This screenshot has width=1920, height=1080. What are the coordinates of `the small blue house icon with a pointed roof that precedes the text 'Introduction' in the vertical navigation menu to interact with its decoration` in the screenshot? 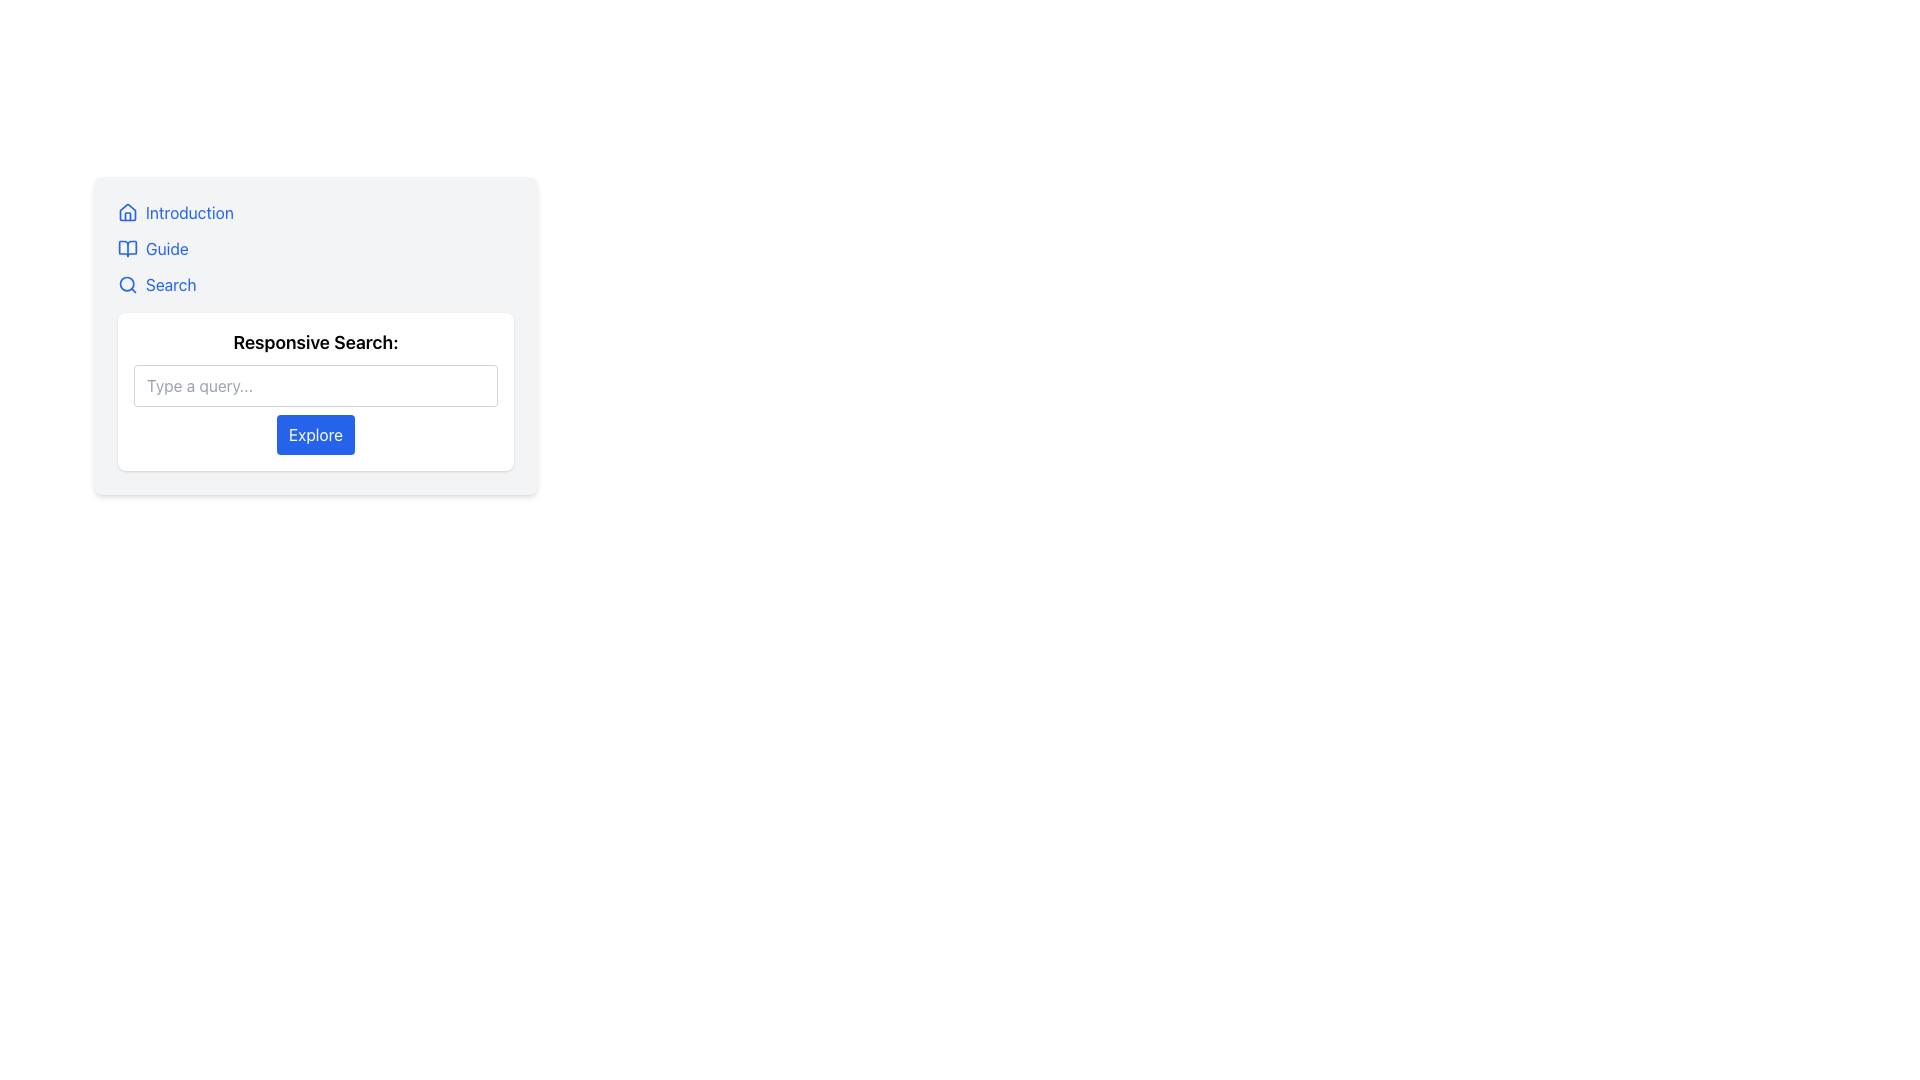 It's located at (127, 212).